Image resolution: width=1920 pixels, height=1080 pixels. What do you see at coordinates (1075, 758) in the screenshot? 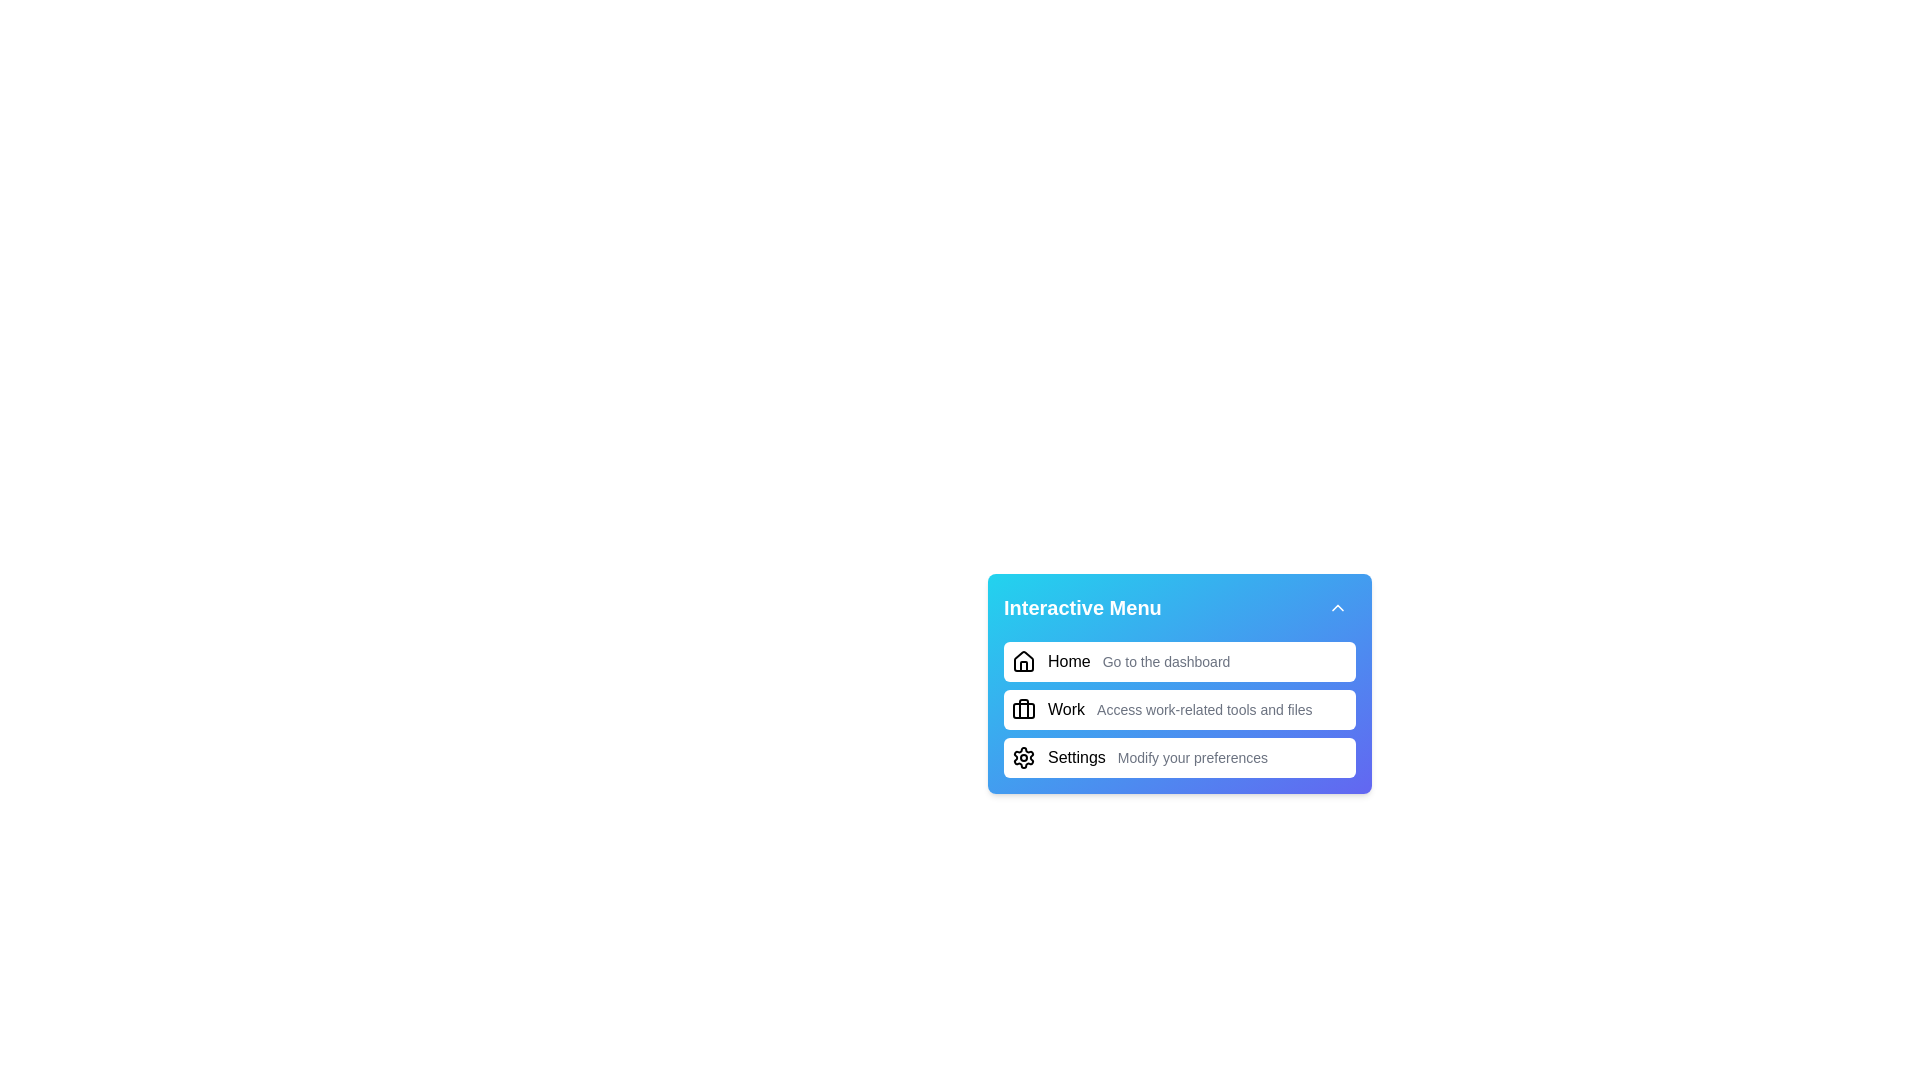
I see `text label indicating user settings or preferences, located in the last row of a vertically stacked interactive menu, to the immediate right of the gear icon` at bounding box center [1075, 758].